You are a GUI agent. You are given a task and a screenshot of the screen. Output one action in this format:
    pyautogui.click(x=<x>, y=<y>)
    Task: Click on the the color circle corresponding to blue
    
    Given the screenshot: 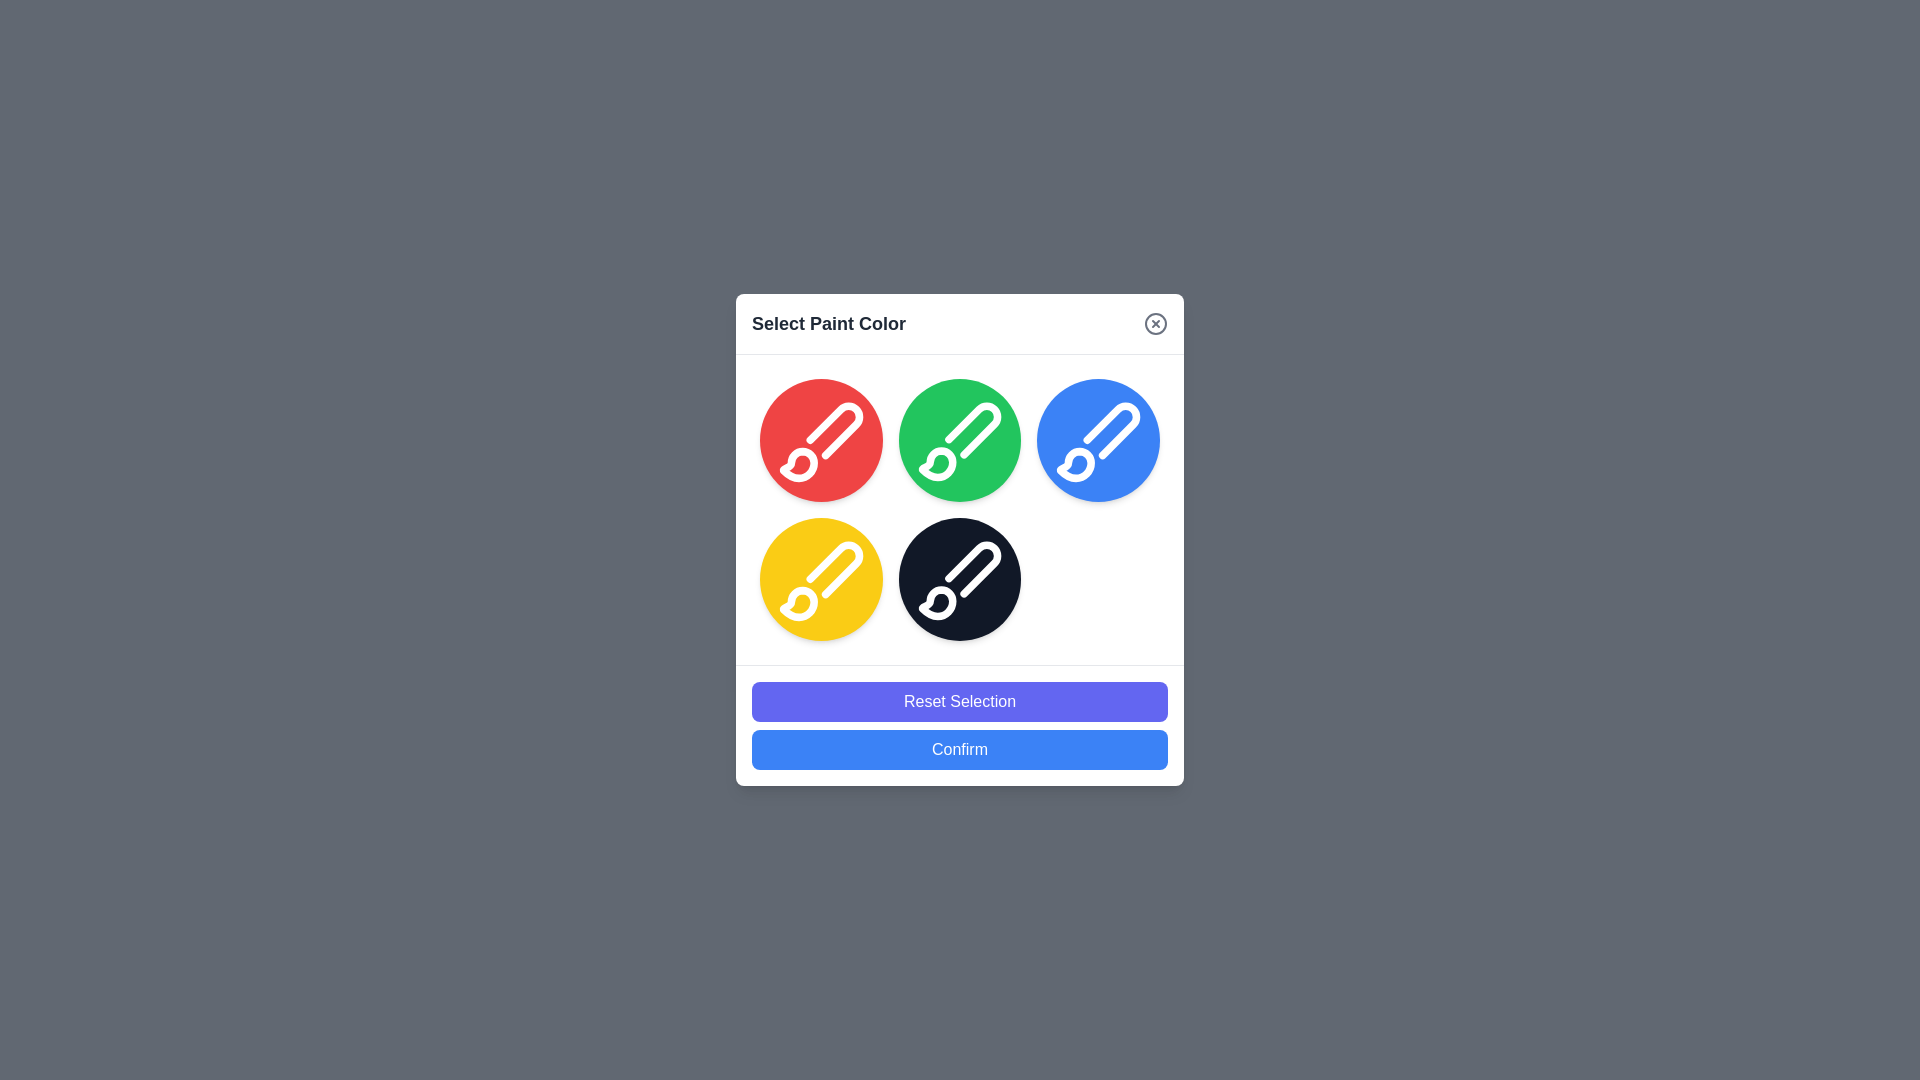 What is the action you would take?
    pyautogui.click(x=1098, y=438)
    